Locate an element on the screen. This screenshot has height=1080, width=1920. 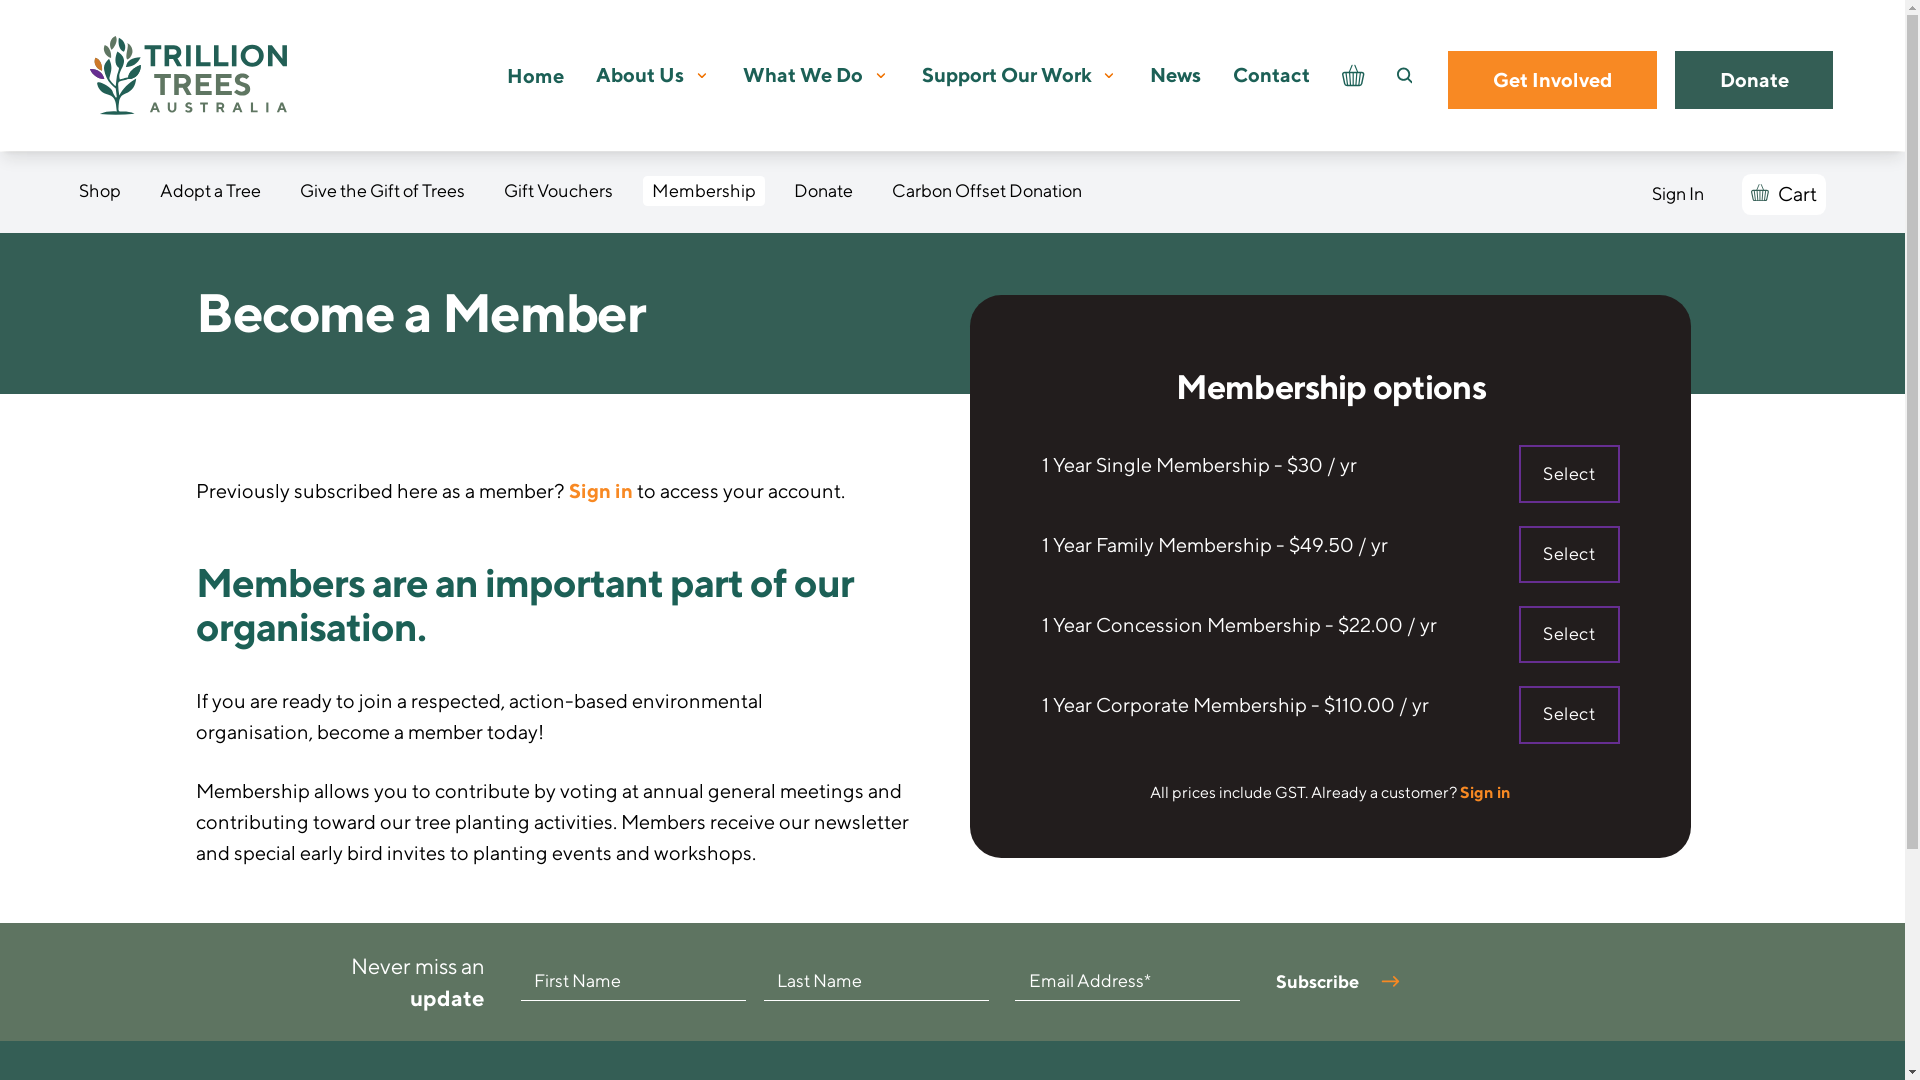
'Home' is located at coordinates (507, 73).